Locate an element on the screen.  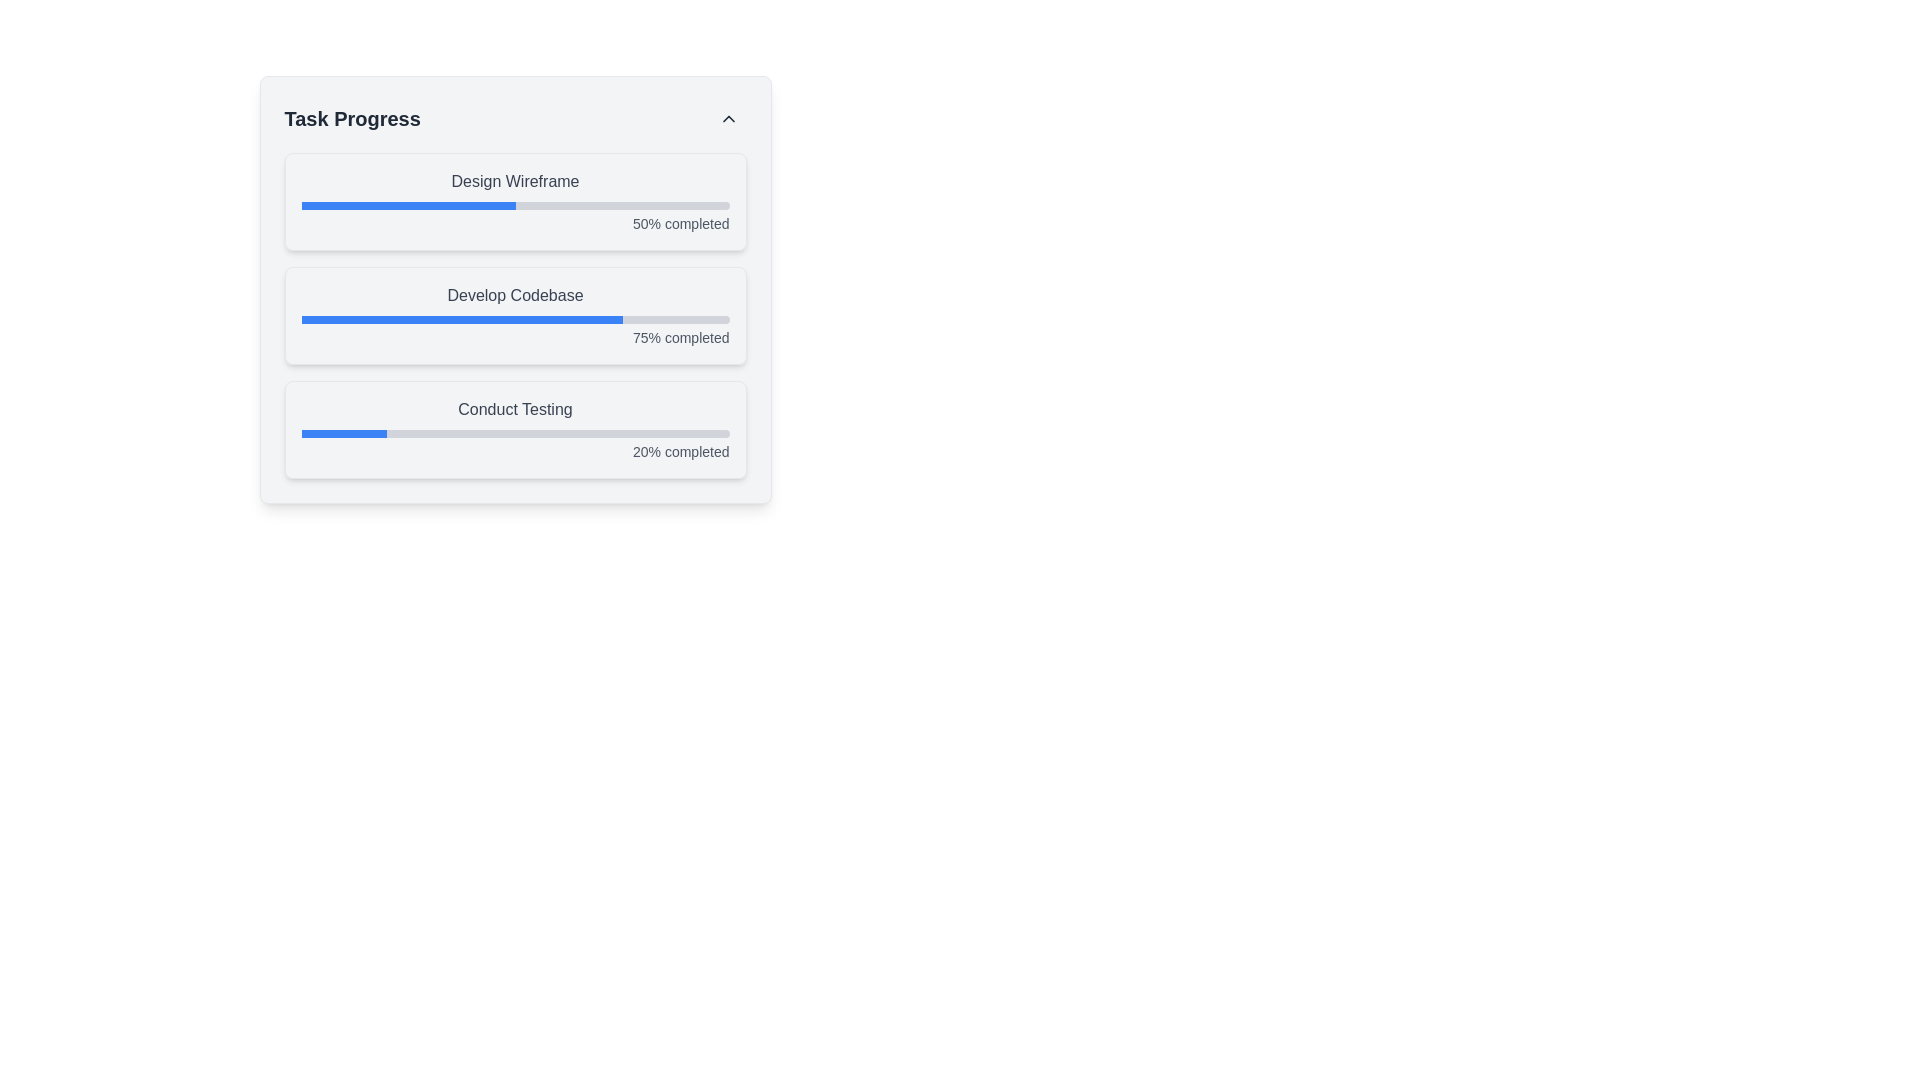
the horizontal progress bar located in the 'Conduct Testing' section, which is the third progress bar below the title 'Conduct Testing' and above the text '20% completed' is located at coordinates (515, 433).